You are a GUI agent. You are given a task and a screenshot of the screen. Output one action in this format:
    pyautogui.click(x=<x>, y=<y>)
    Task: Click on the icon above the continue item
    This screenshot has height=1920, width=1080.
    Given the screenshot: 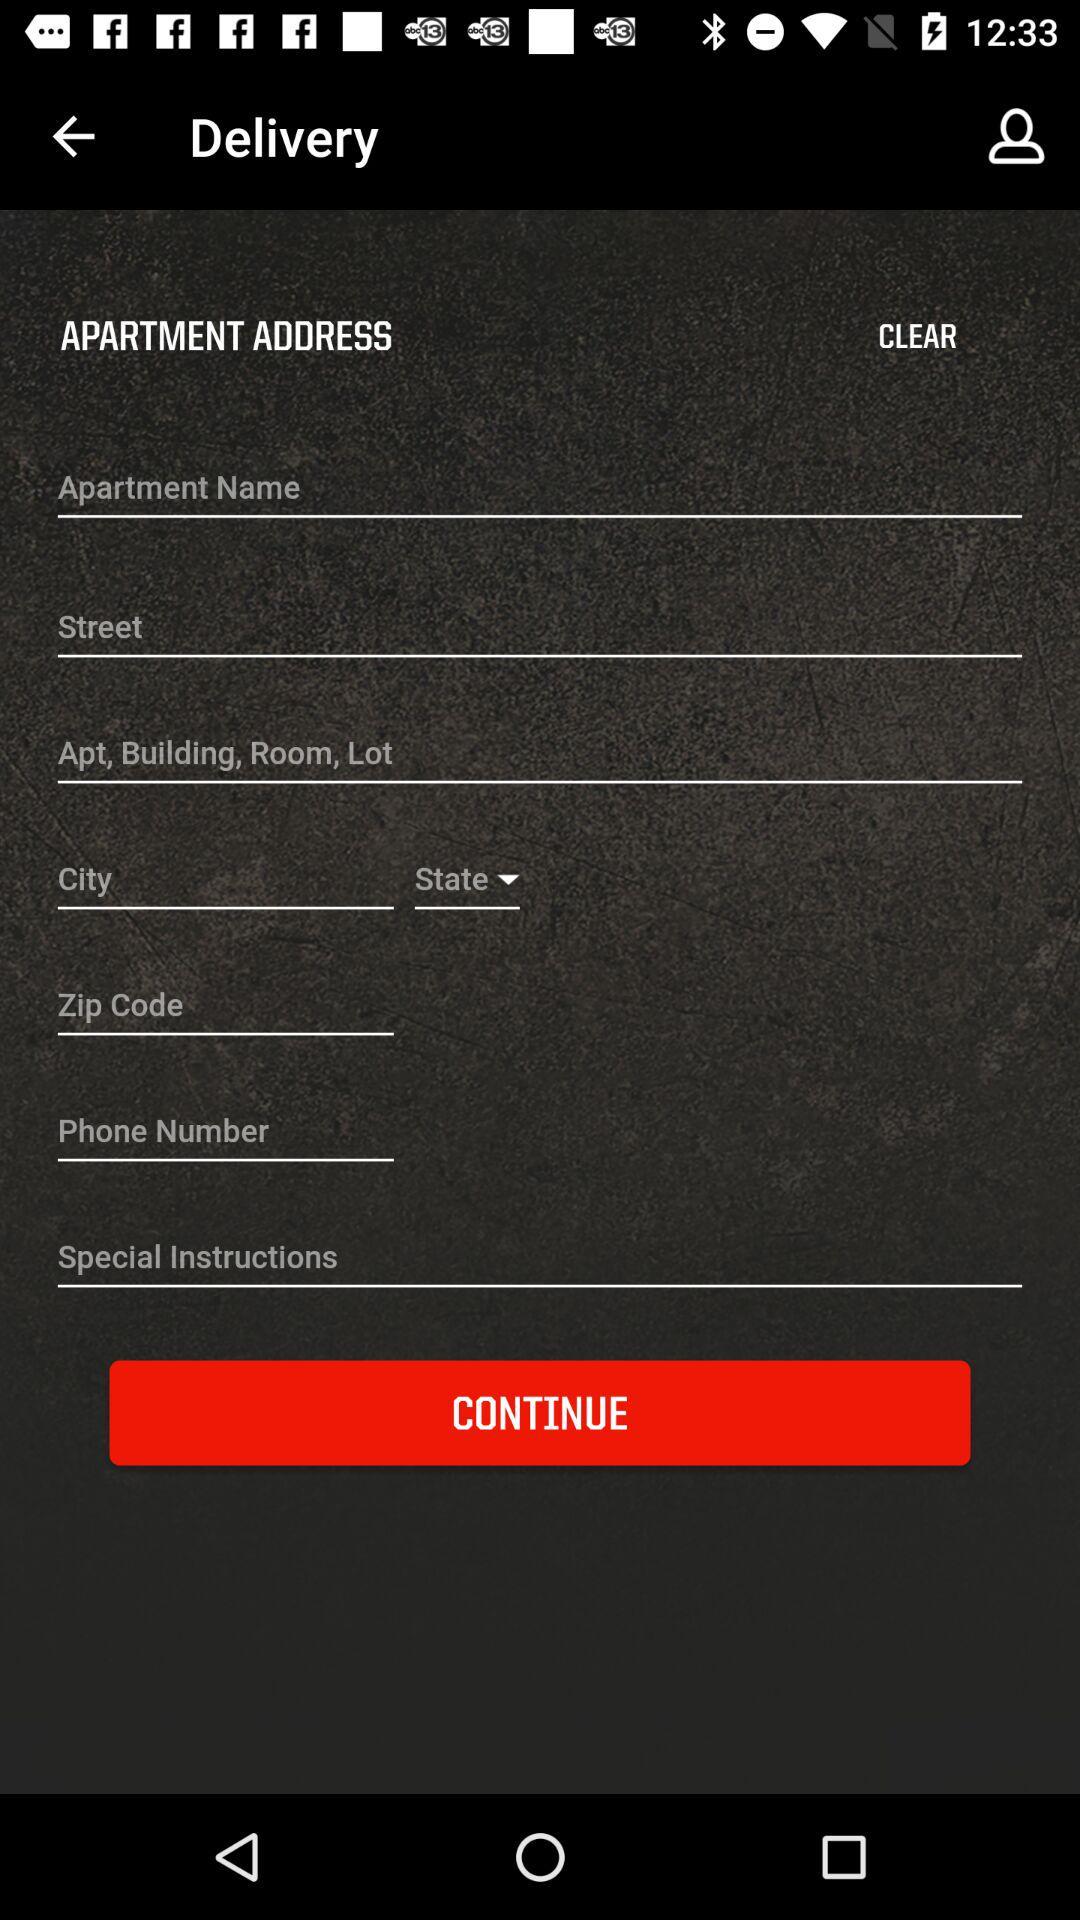 What is the action you would take?
    pyautogui.click(x=540, y=1258)
    